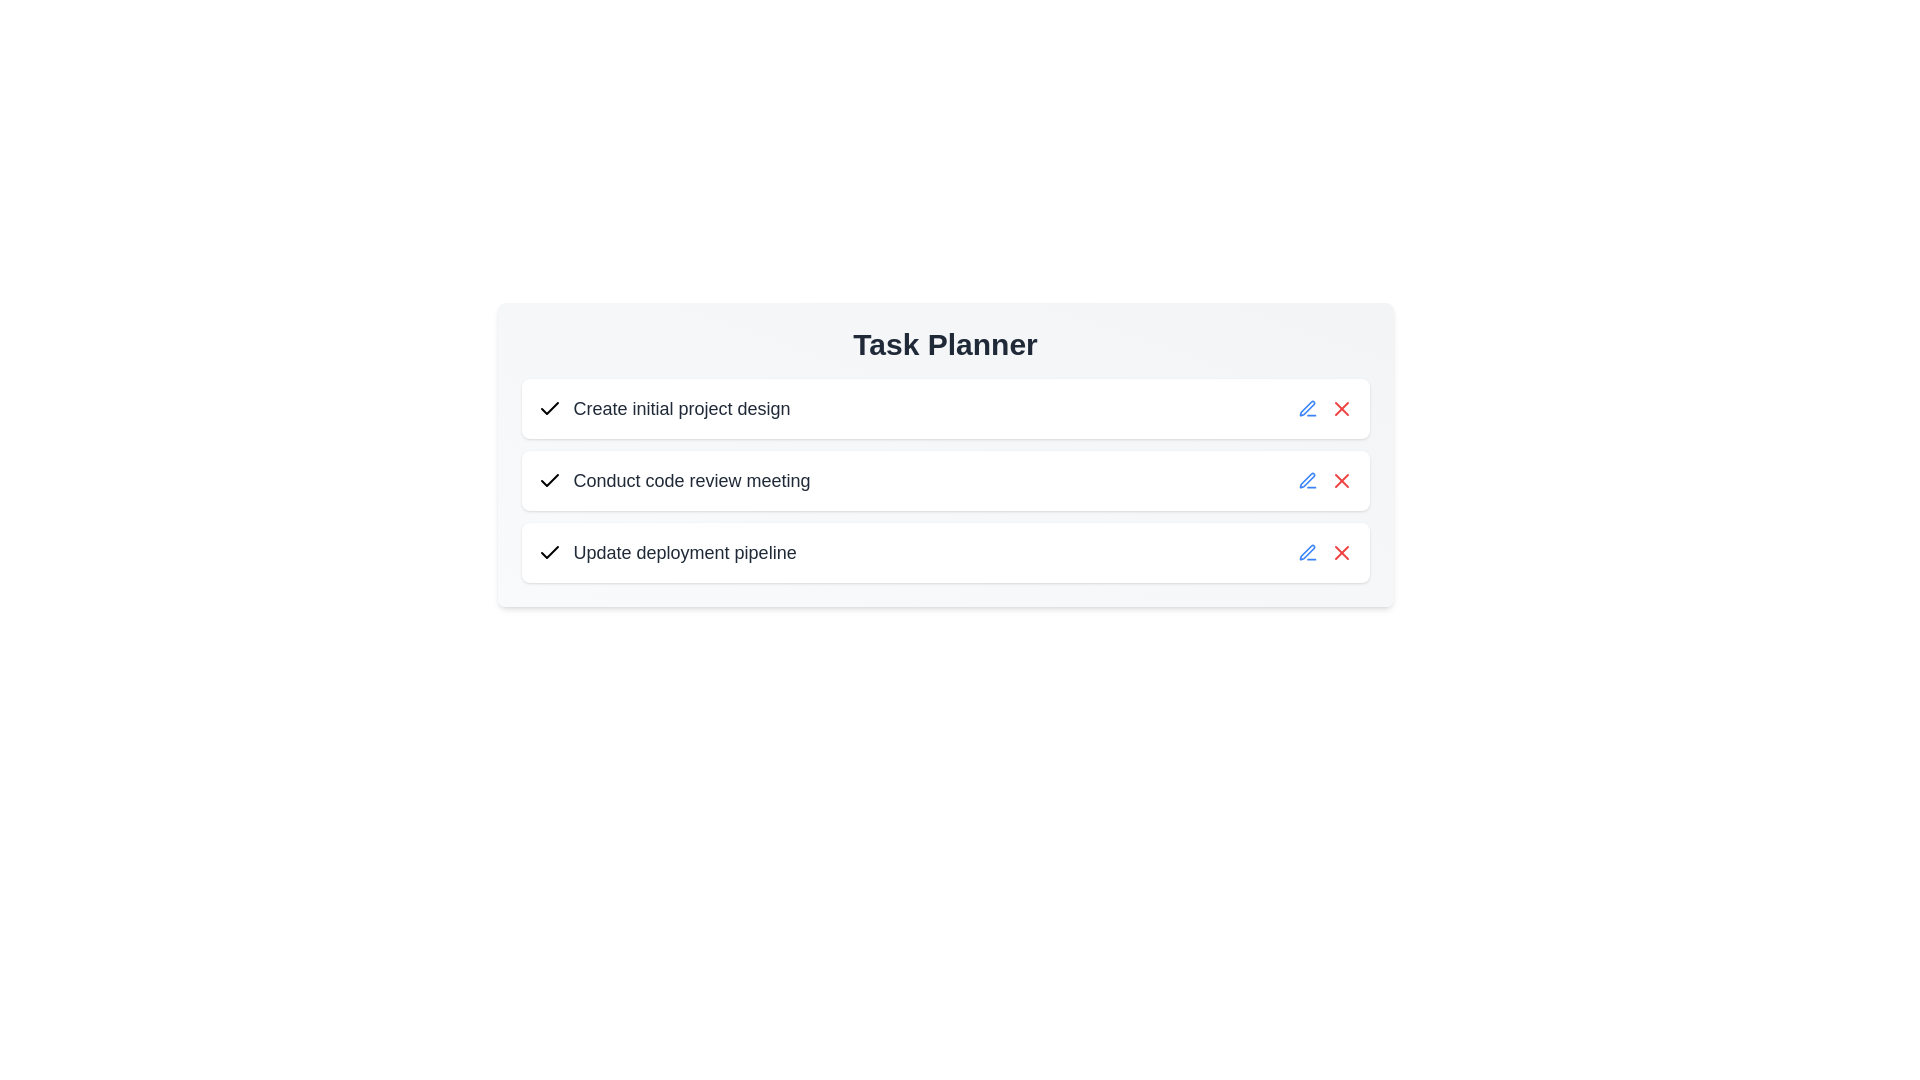 This screenshot has height=1080, width=1920. I want to click on the 'Remove Task' button located at the right end of the last row in the task planner interface, specifically the third 'Remove' action for the row labeled 'Update deployment pipeline', so click(1341, 552).